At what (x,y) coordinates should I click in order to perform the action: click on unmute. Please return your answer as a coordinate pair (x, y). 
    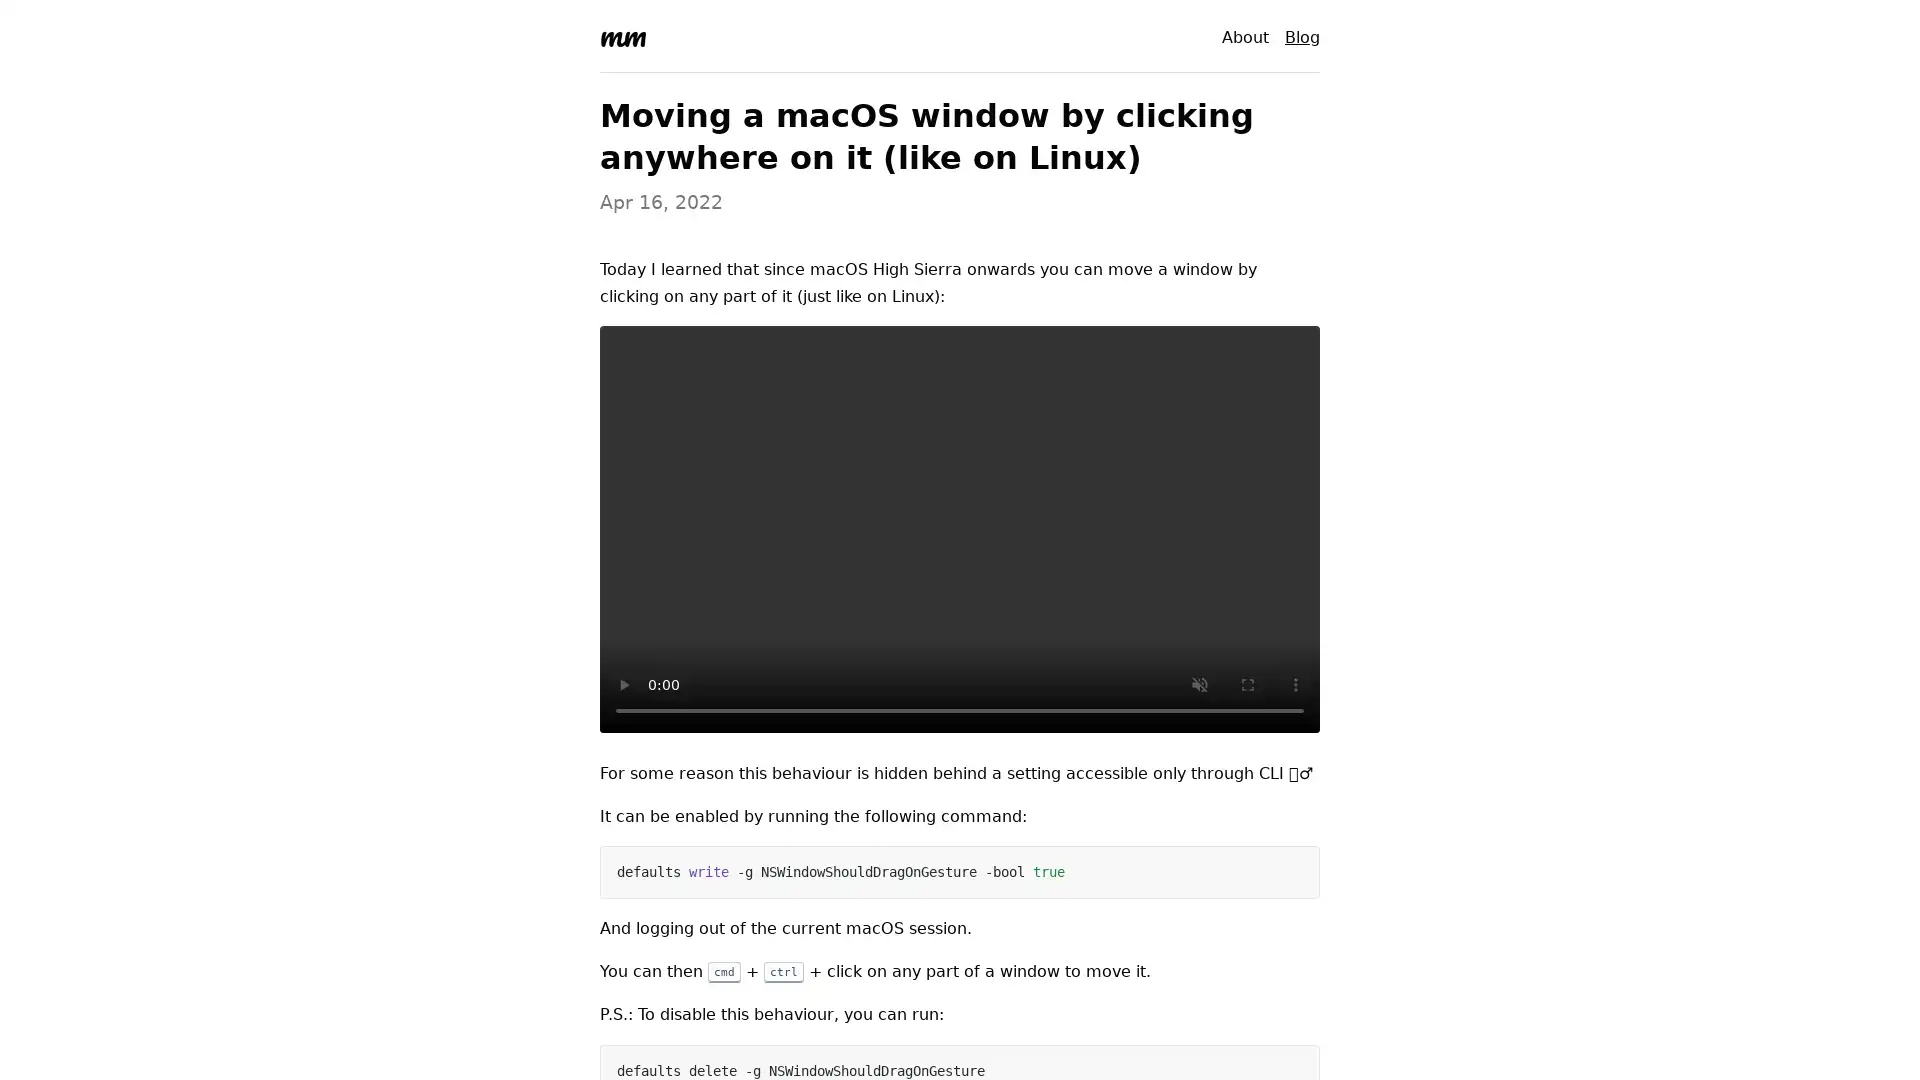
    Looking at the image, I should click on (1200, 684).